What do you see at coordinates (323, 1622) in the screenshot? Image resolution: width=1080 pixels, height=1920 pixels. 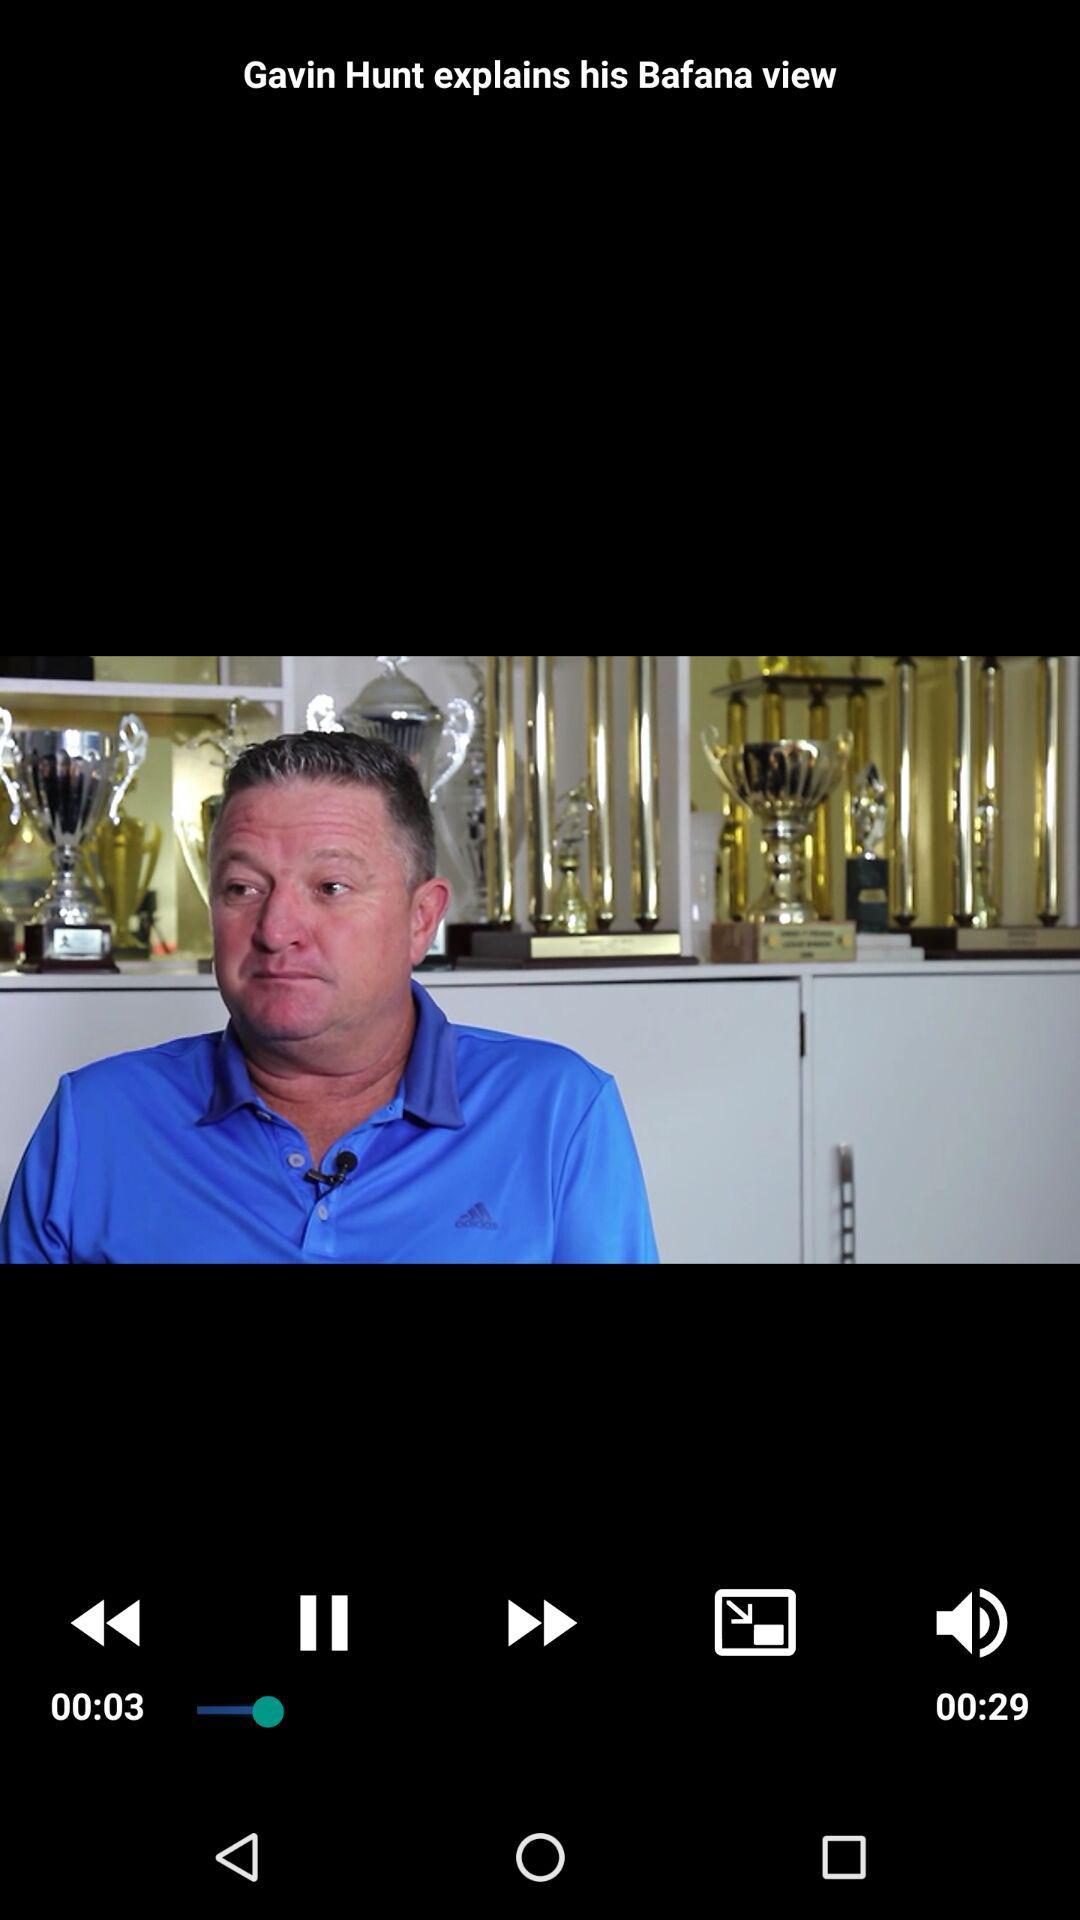 I see `the pause icon` at bounding box center [323, 1622].